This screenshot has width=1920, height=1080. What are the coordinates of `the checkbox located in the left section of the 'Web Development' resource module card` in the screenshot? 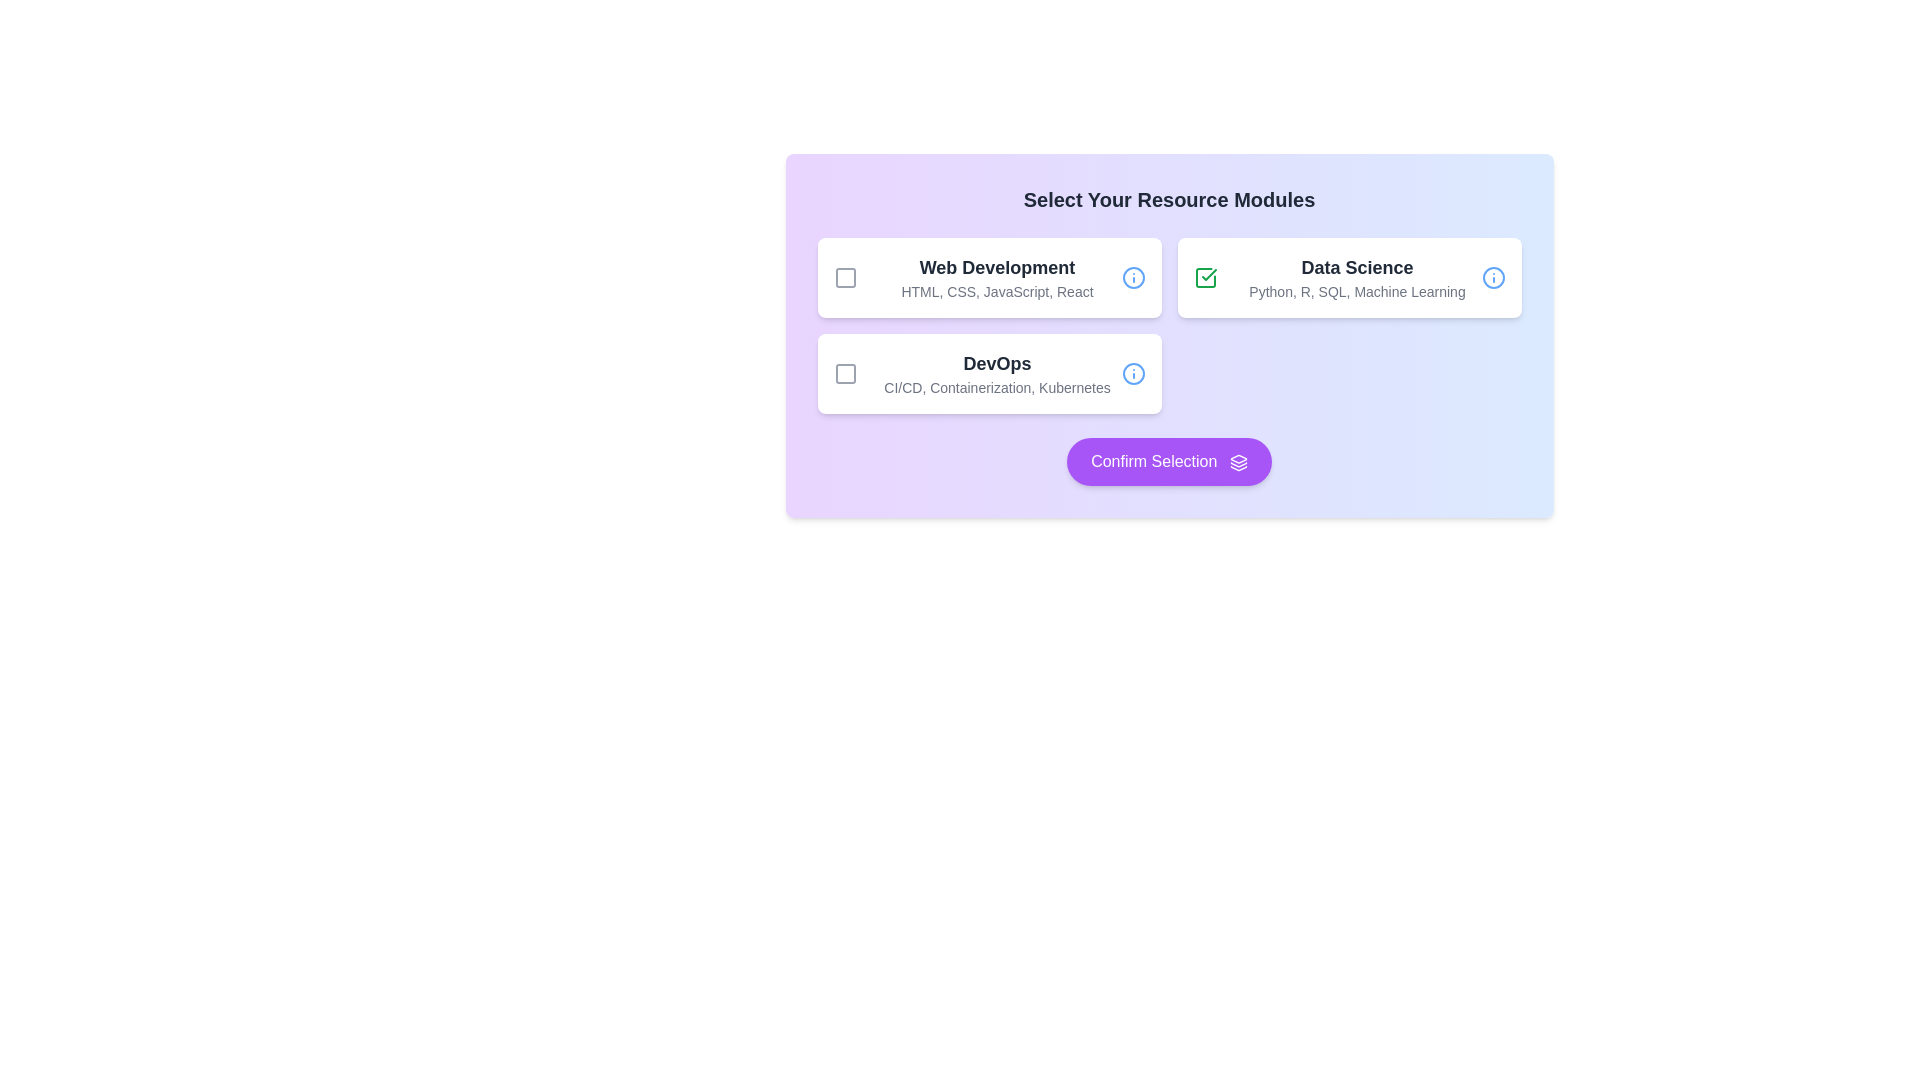 It's located at (845, 277).